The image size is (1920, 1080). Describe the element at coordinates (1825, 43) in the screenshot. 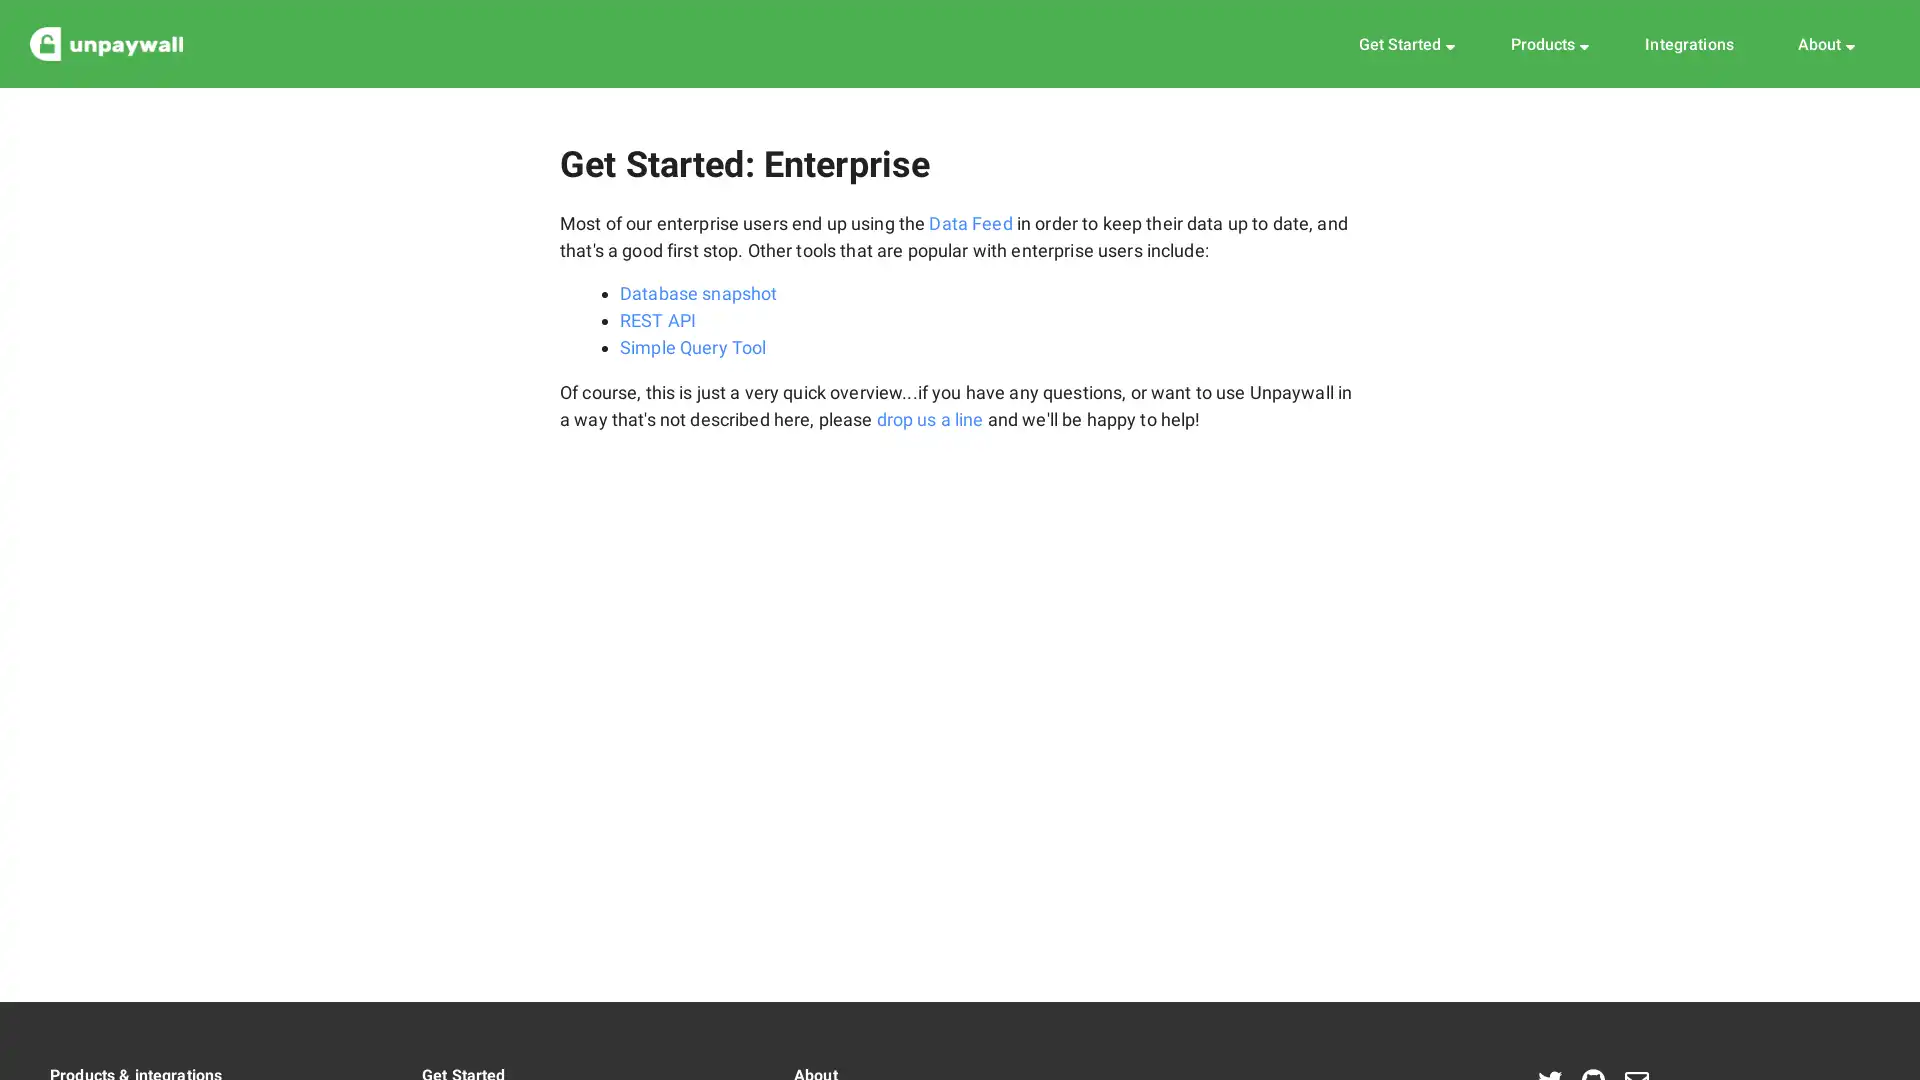

I see `About` at that location.